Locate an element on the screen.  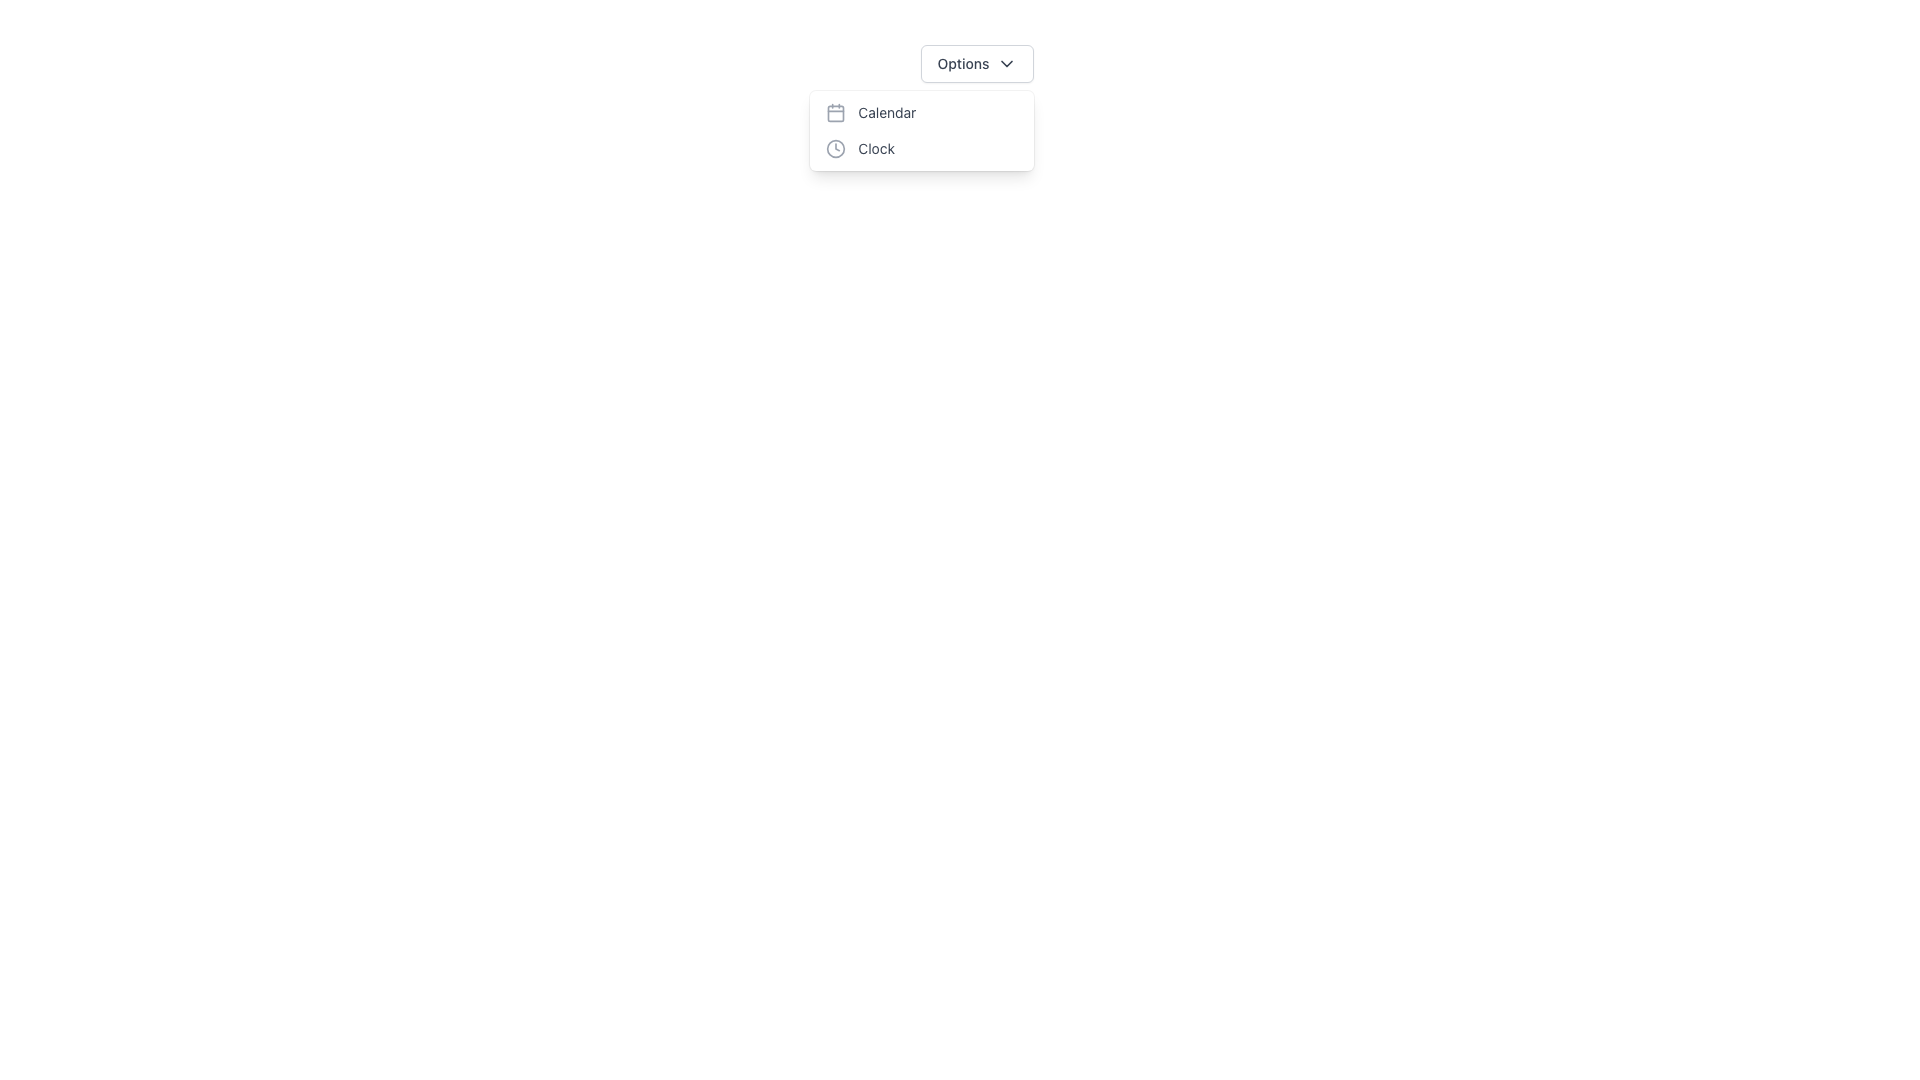
the circular ring in the clock icon located in the dropdown menu under the 'Options' label by clicking on it is located at coordinates (836, 148).